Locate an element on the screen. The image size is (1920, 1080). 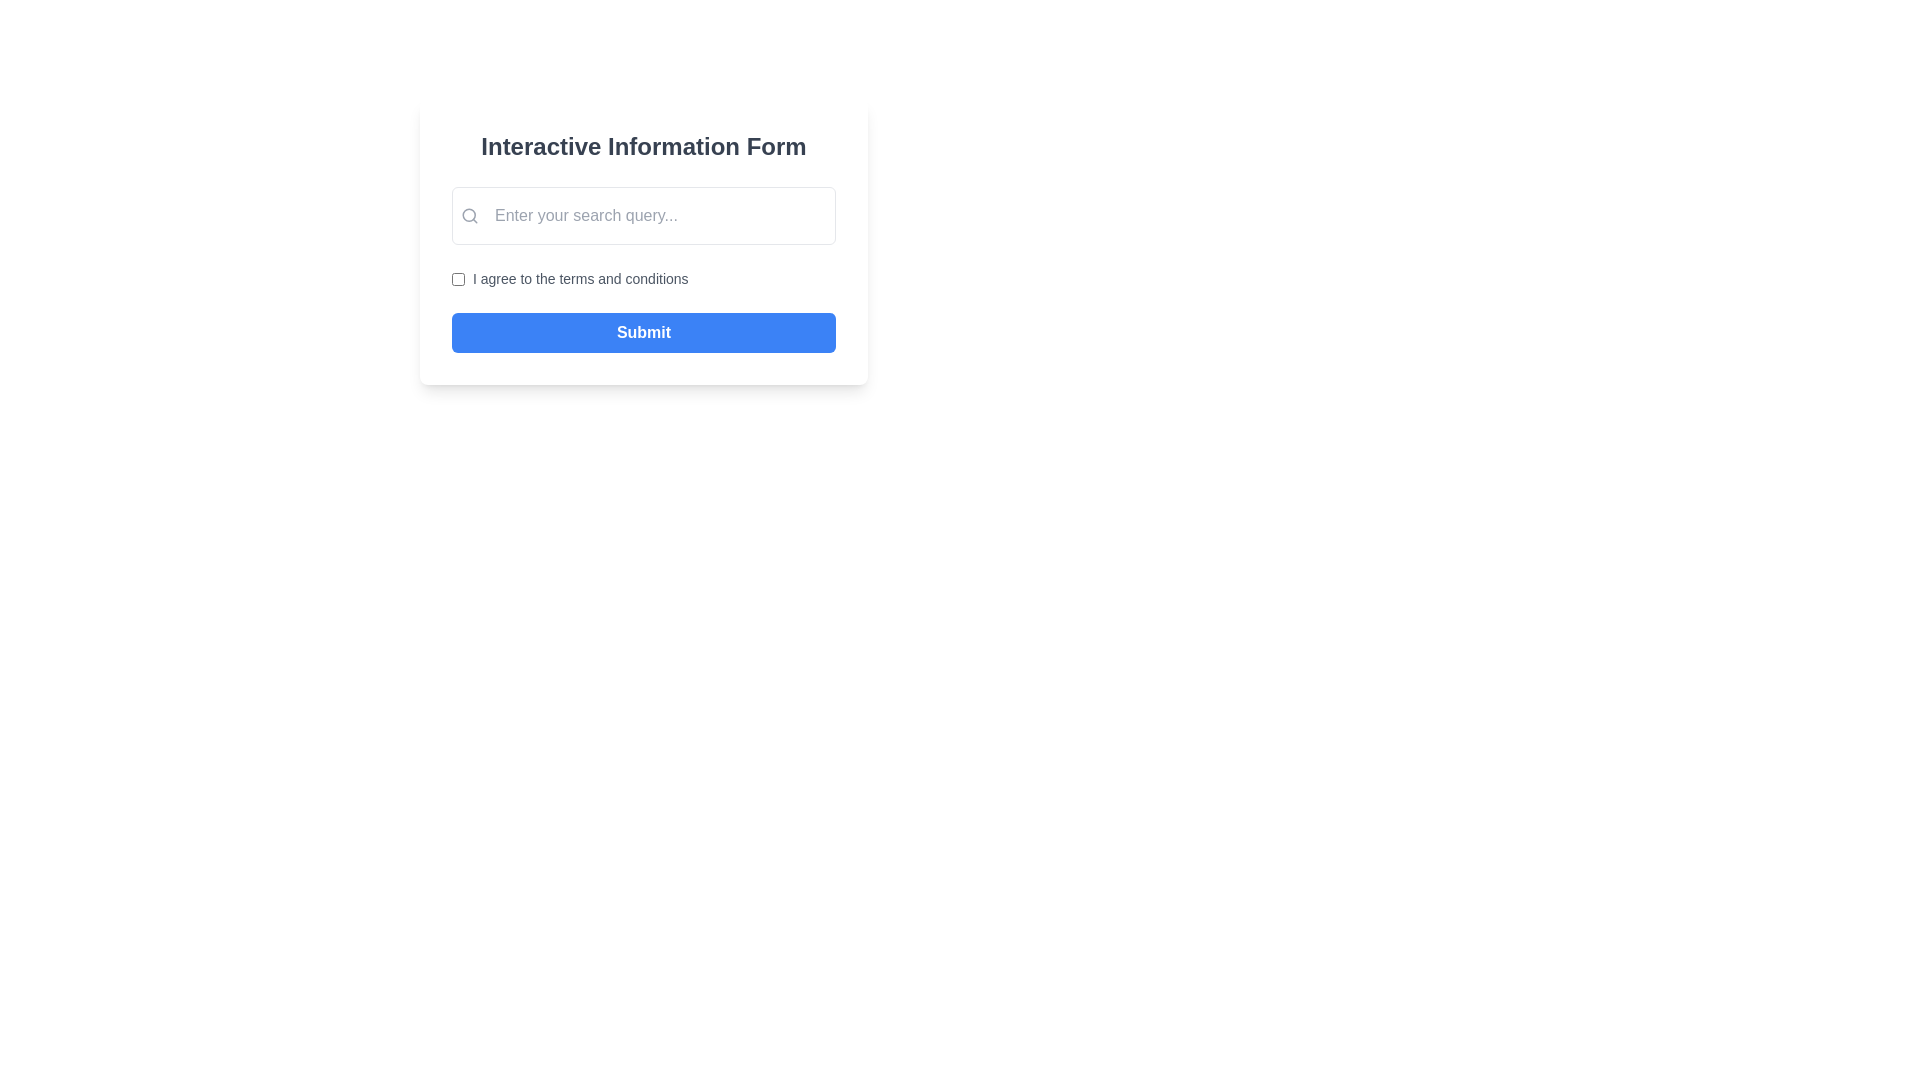
text of the large, bold title 'Interactive Information Form' displayed at the top of the form is located at coordinates (643, 145).